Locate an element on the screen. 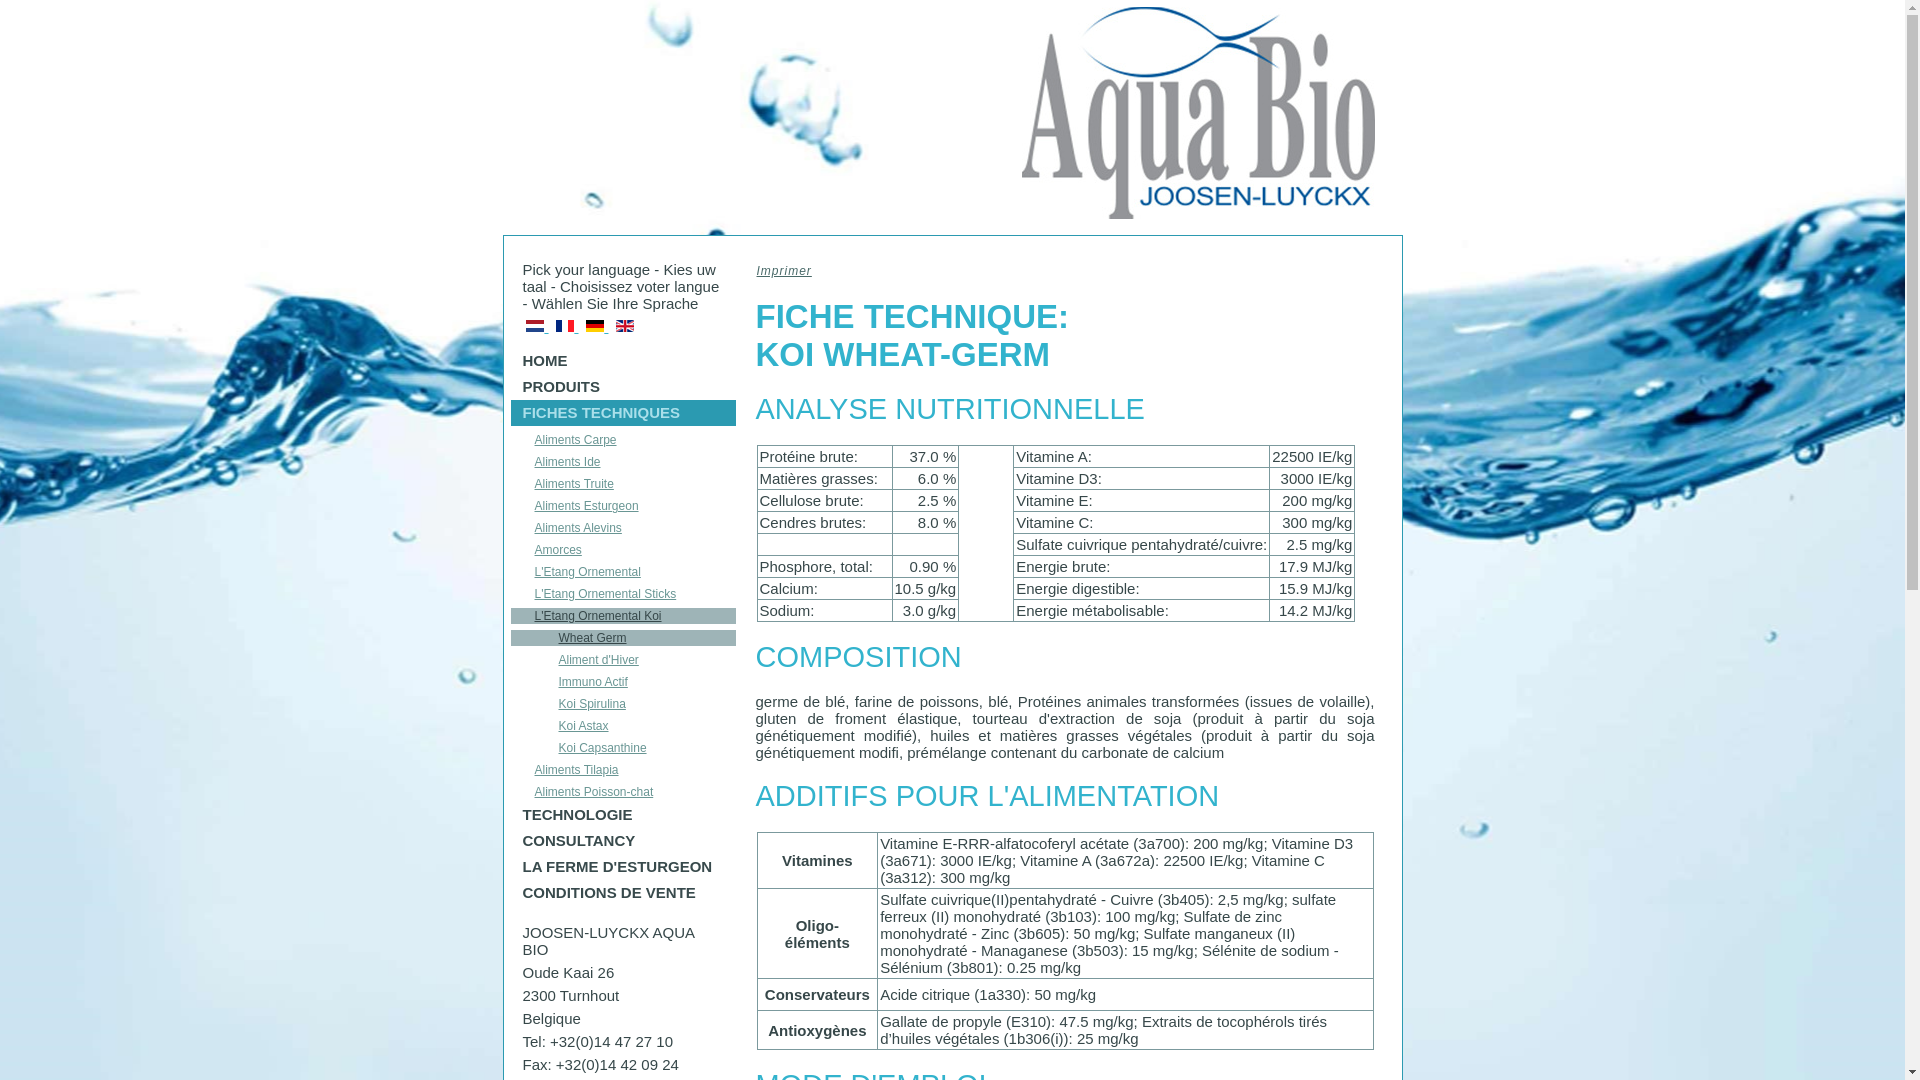 The width and height of the screenshot is (1920, 1080). 'Deutch (DE)' is located at coordinates (594, 325).